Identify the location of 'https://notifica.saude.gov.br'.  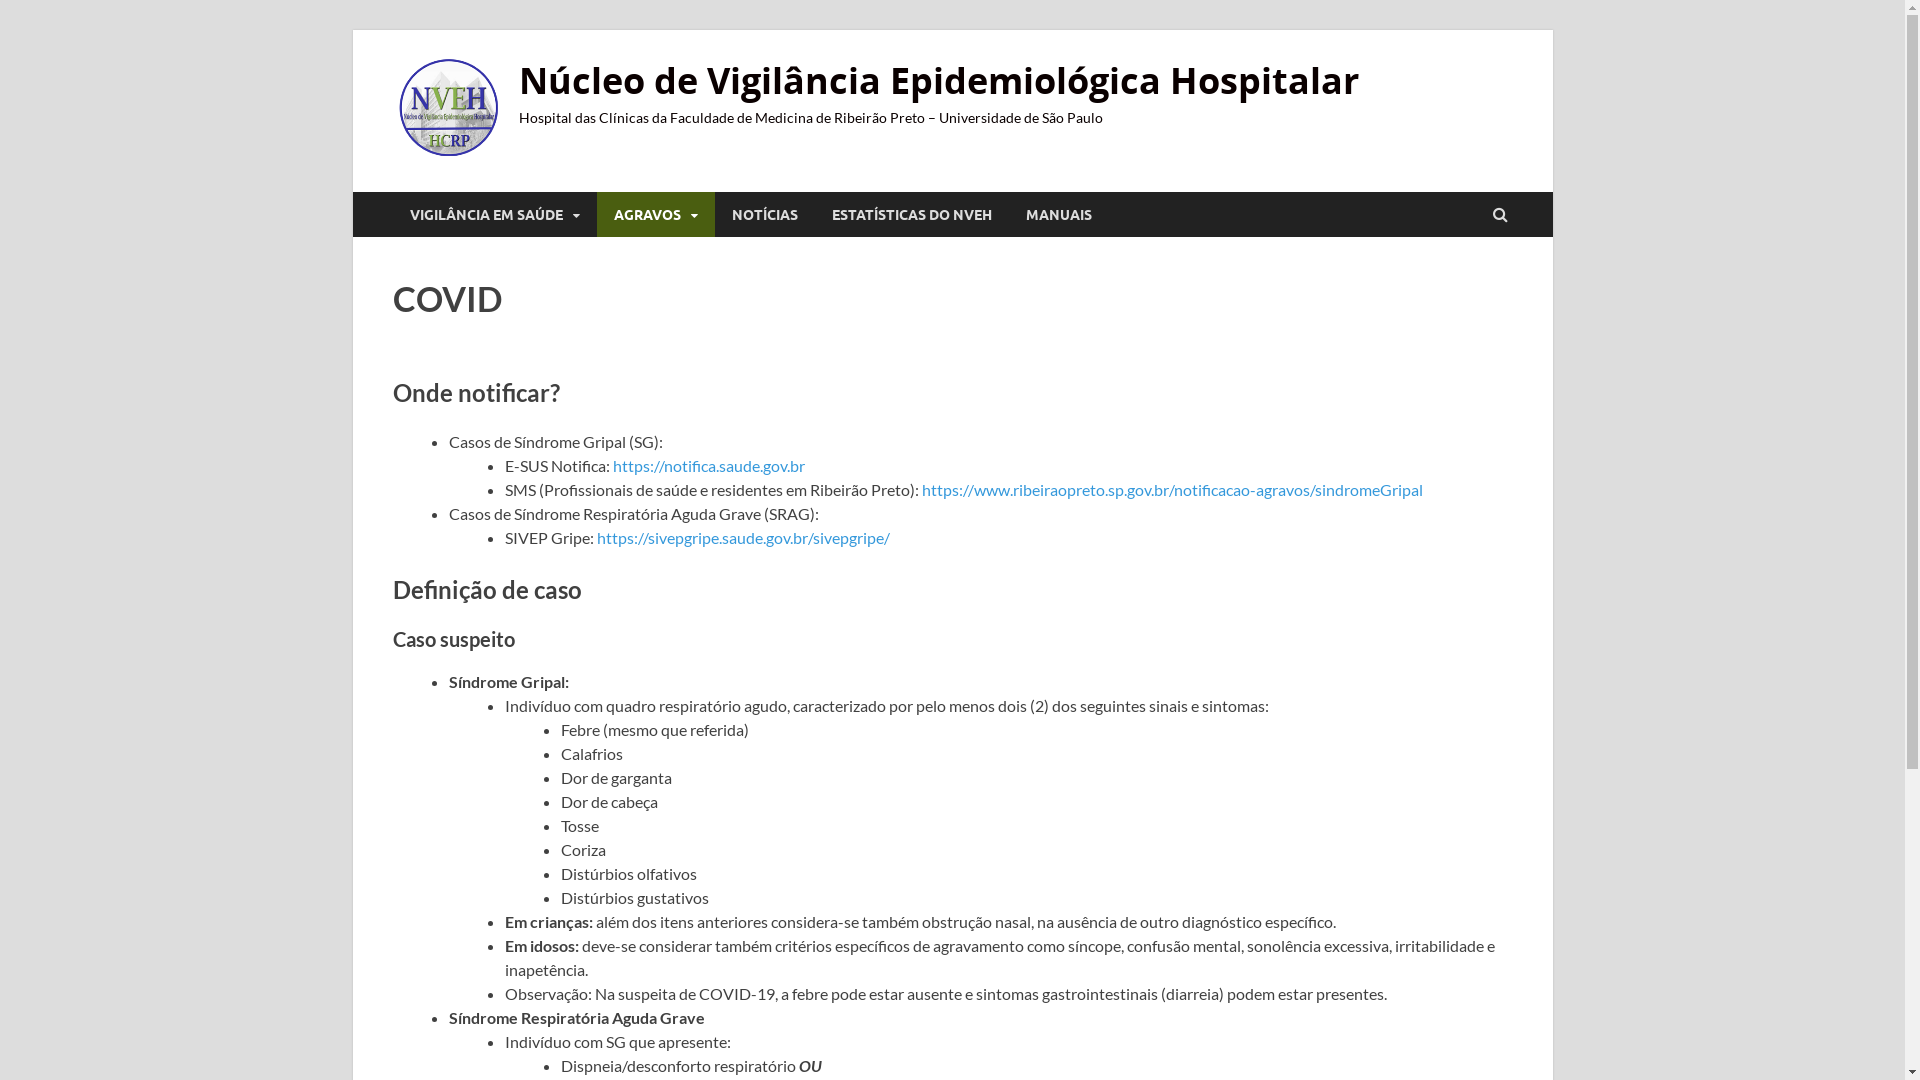
(708, 465).